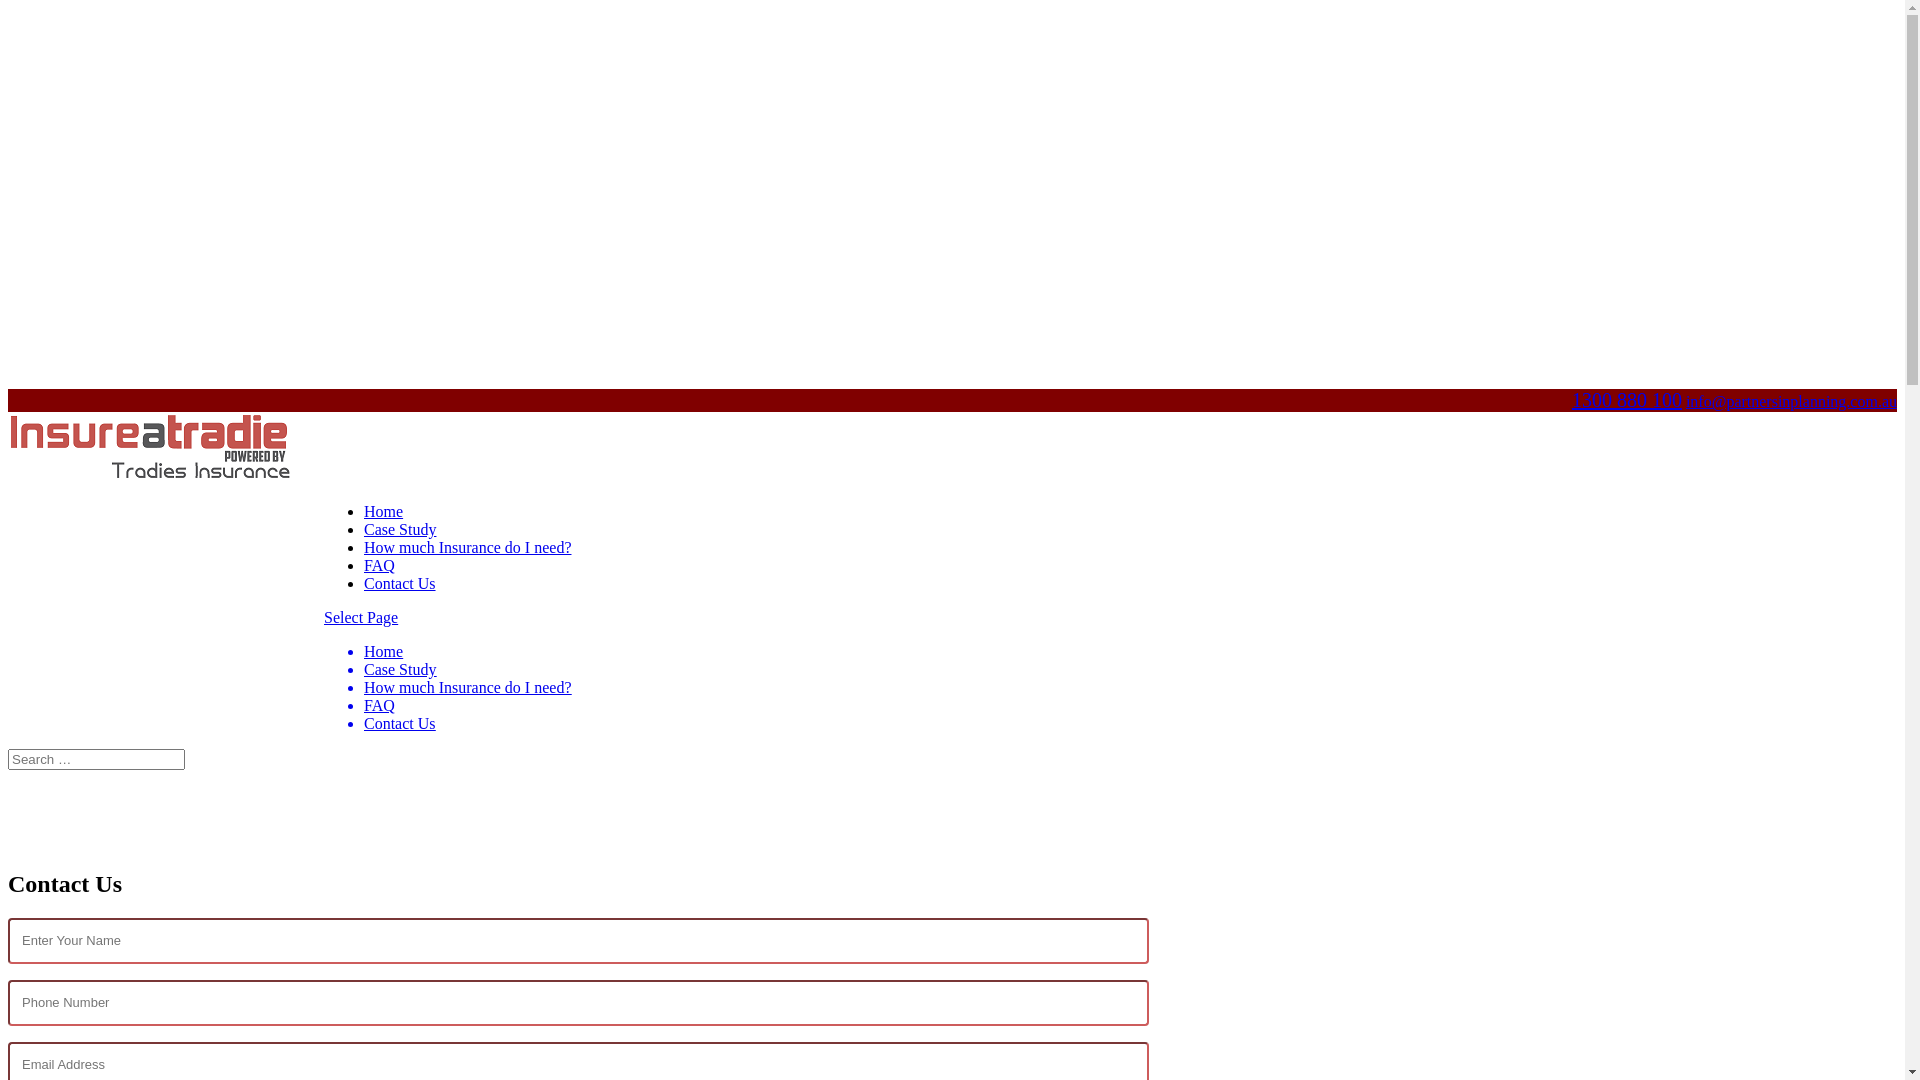 The width and height of the screenshot is (1920, 1080). What do you see at coordinates (1684, 401) in the screenshot?
I see `'info@partnersinplanning.com.au'` at bounding box center [1684, 401].